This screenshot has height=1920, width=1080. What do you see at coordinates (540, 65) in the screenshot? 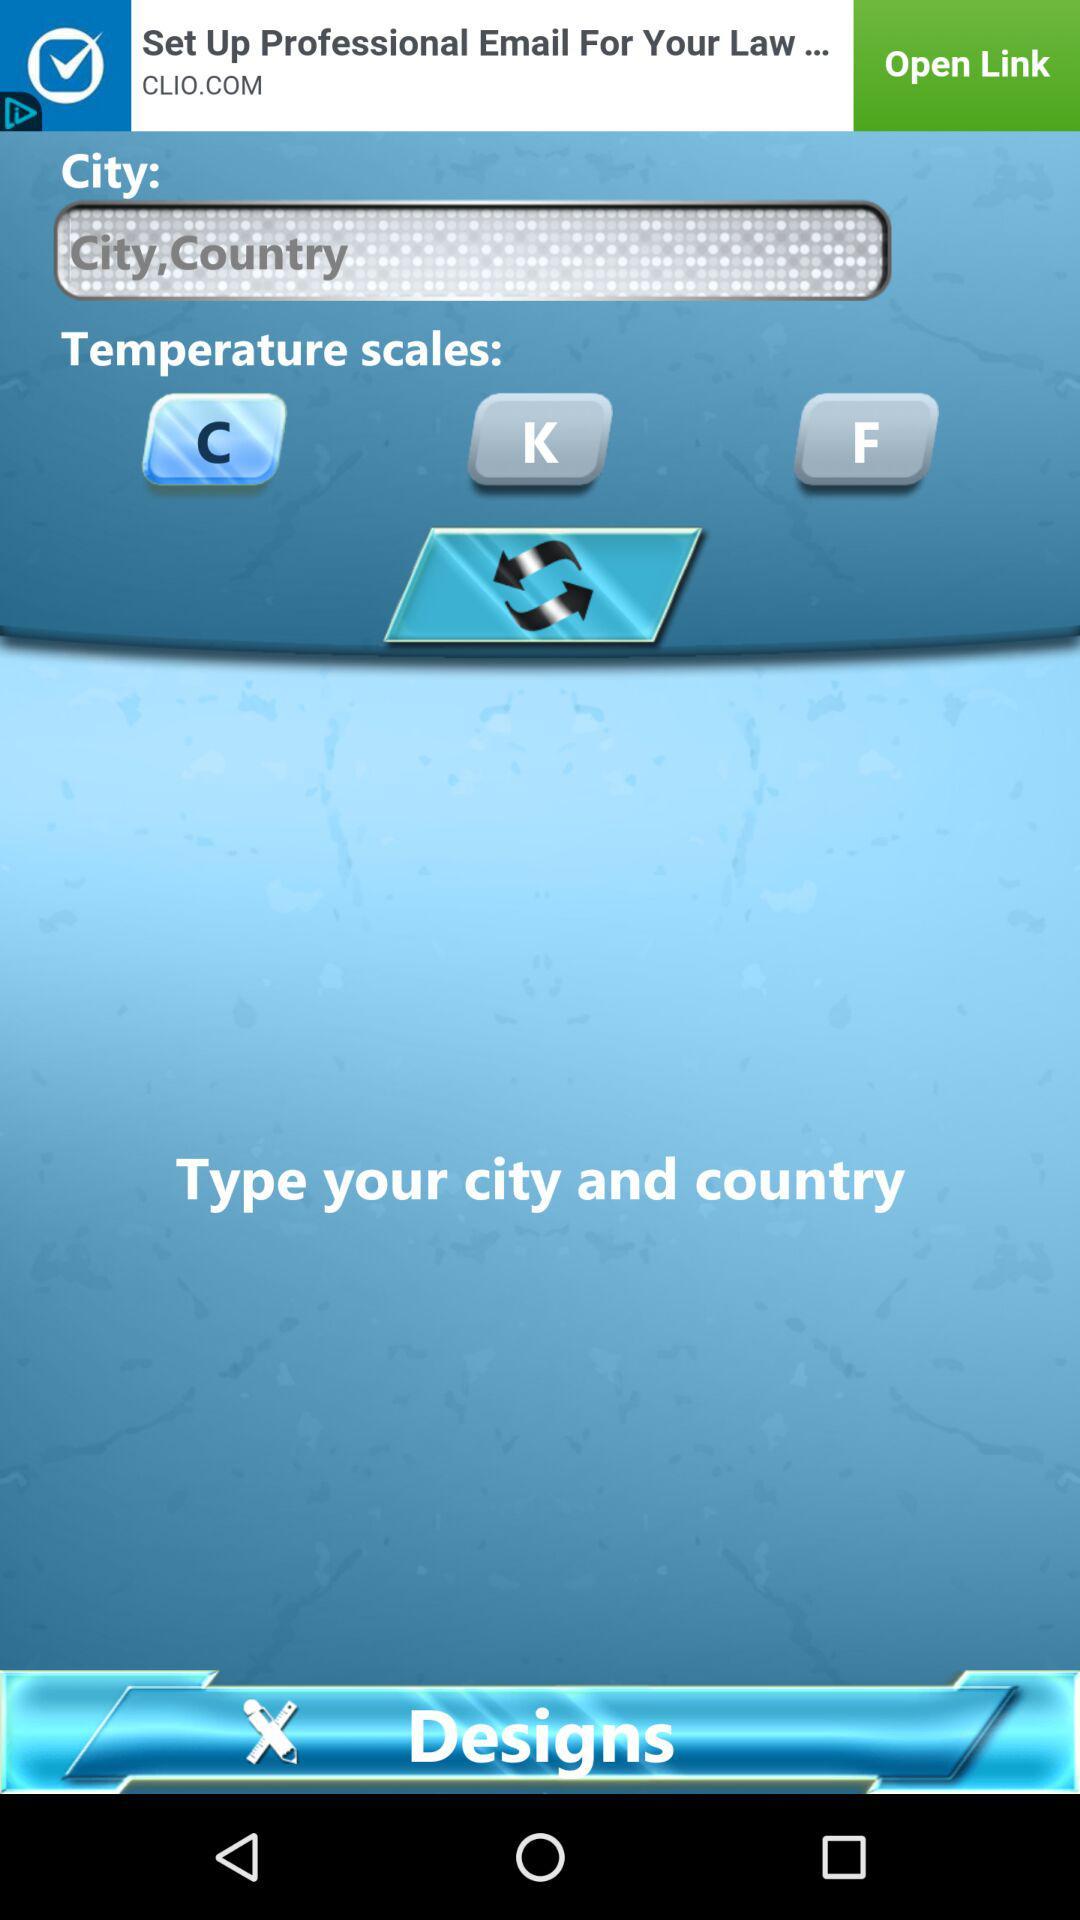
I see `access advertisement` at bounding box center [540, 65].